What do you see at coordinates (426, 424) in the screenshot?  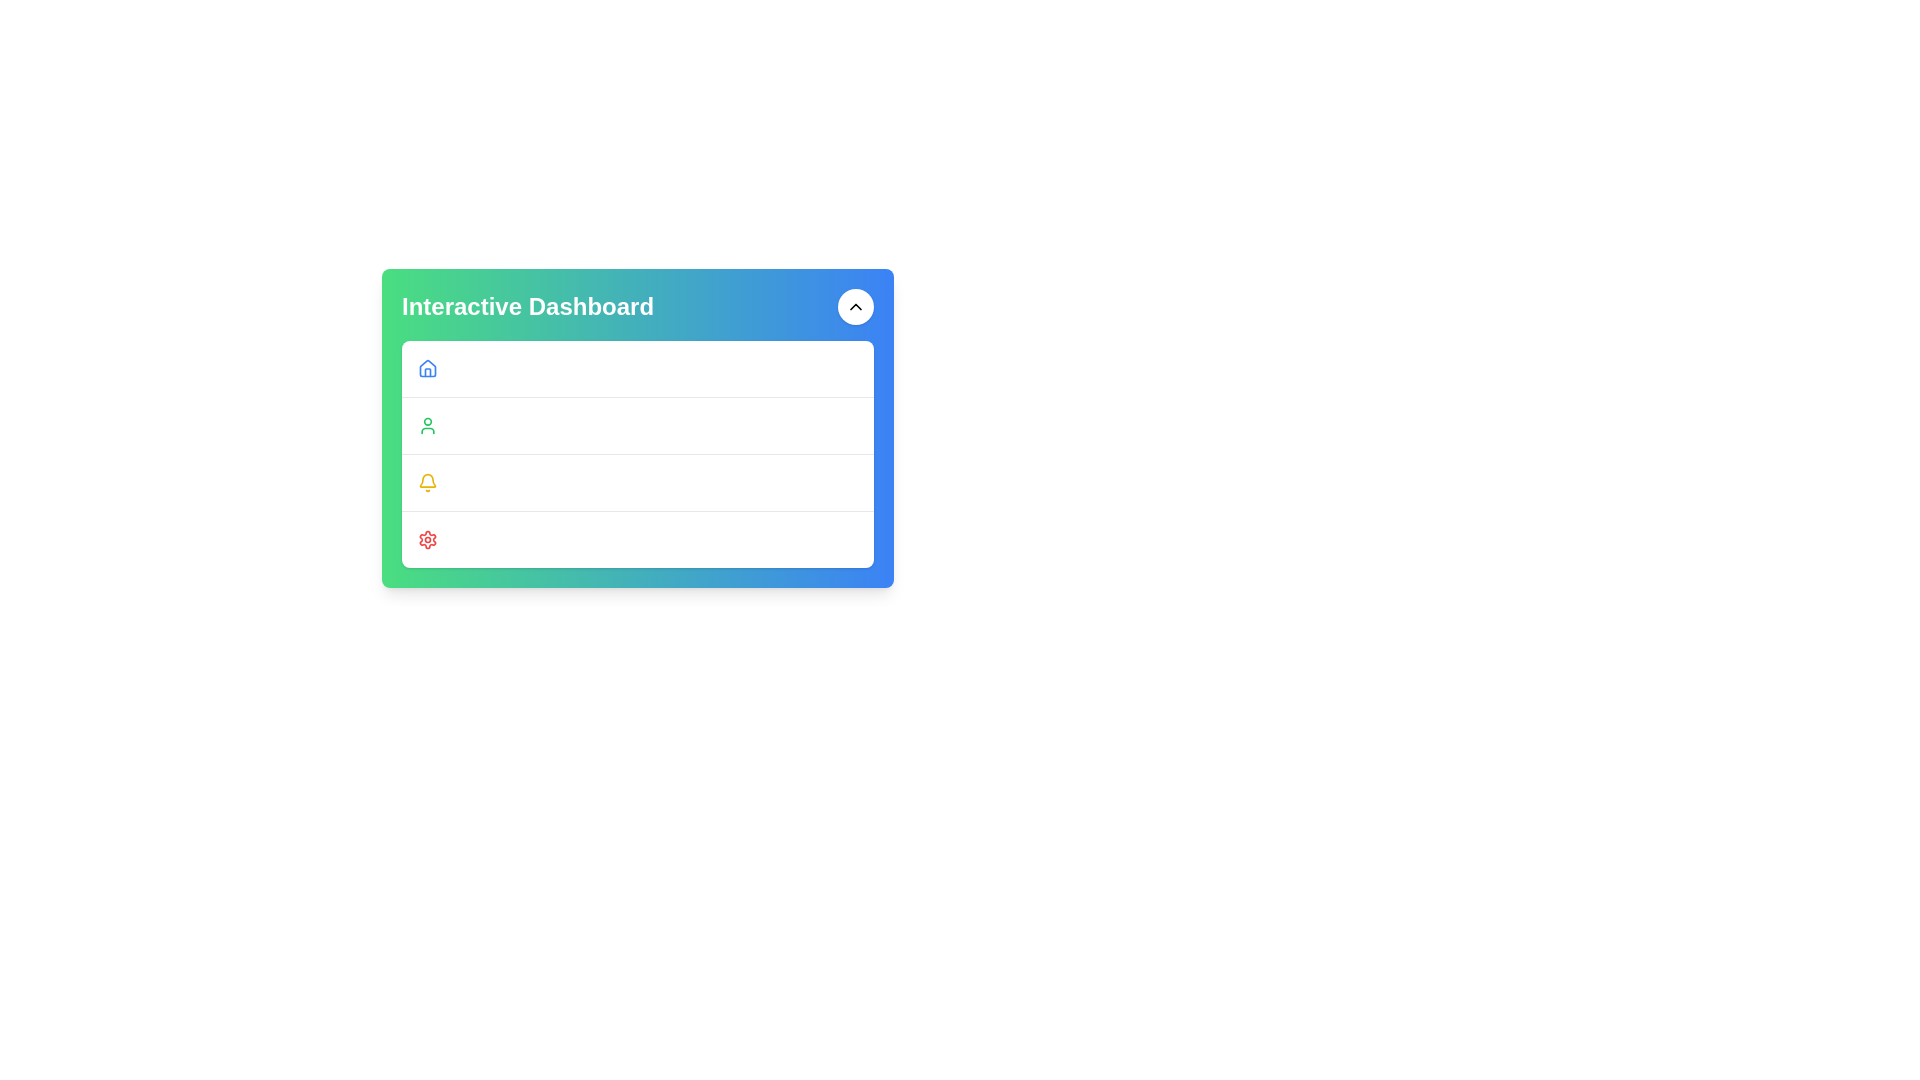 I see `the user profile icon with a green outline located next to the 'Profile' text in the vertical menu, which is the second item in the list` at bounding box center [426, 424].